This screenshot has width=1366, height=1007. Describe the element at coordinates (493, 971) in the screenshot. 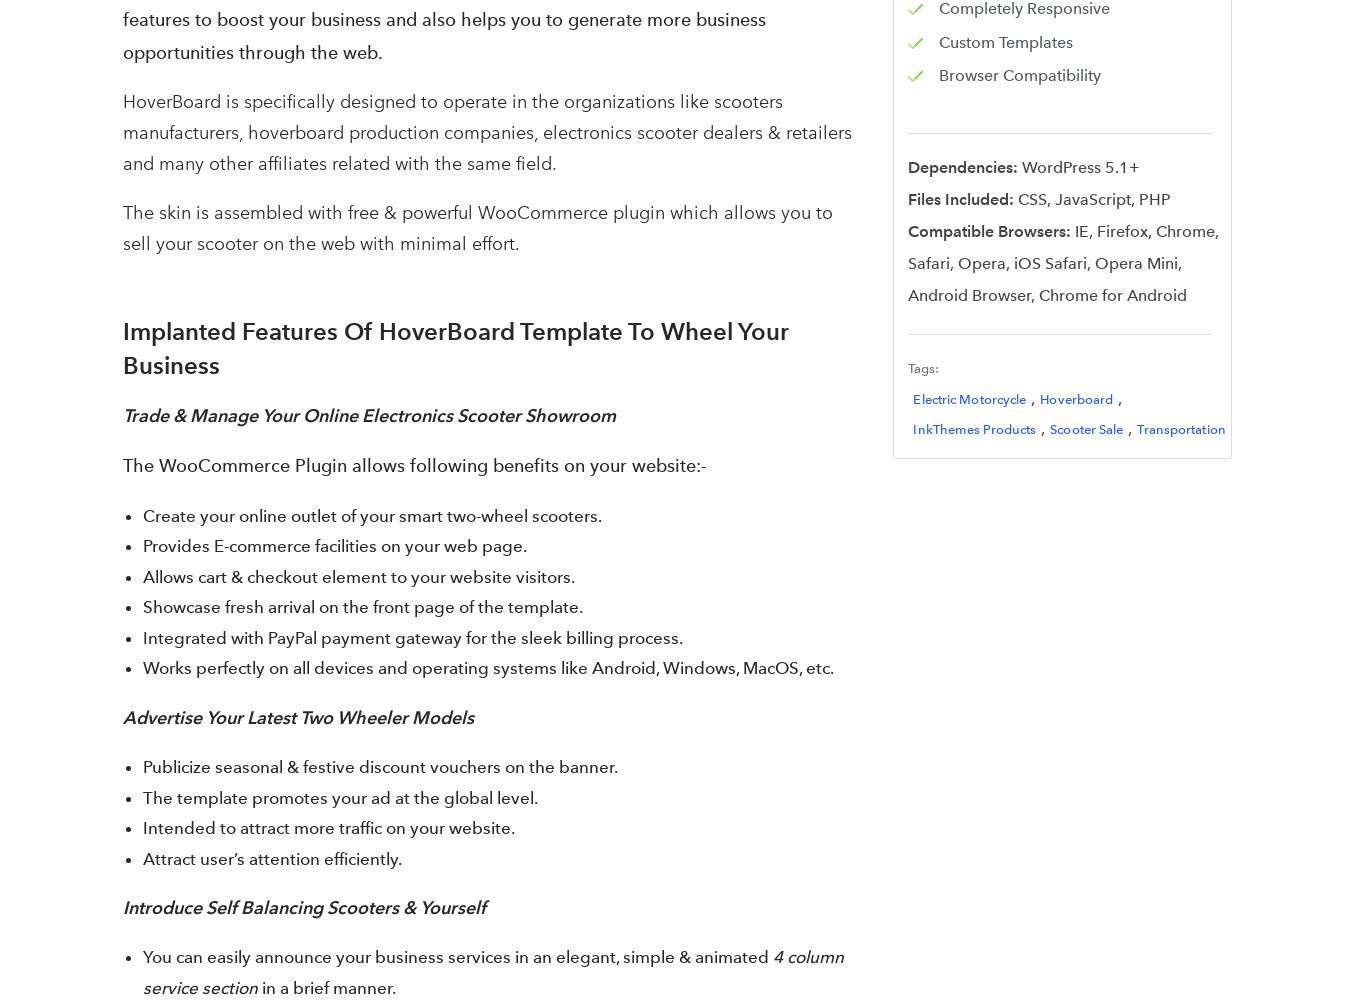

I see `'4 column service section'` at that location.